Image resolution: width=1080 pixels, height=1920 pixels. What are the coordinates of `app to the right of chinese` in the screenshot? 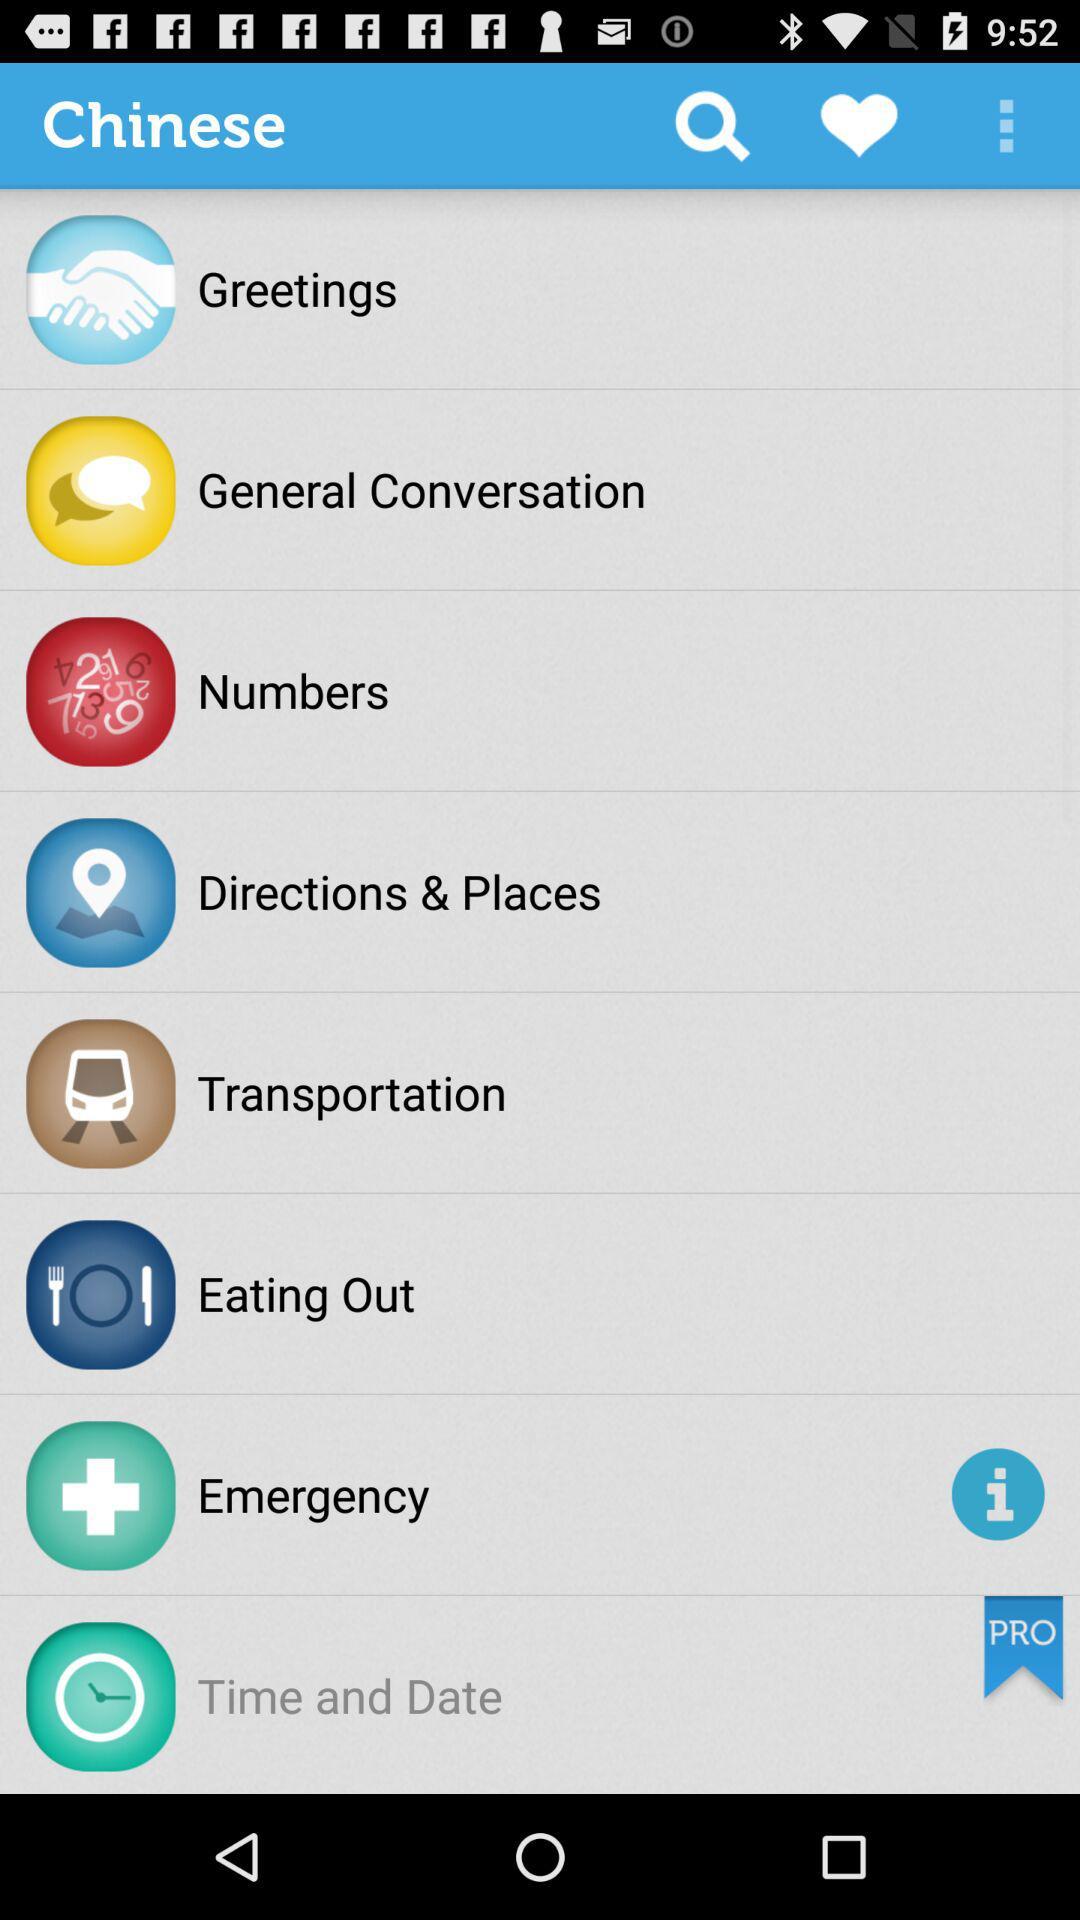 It's located at (711, 124).